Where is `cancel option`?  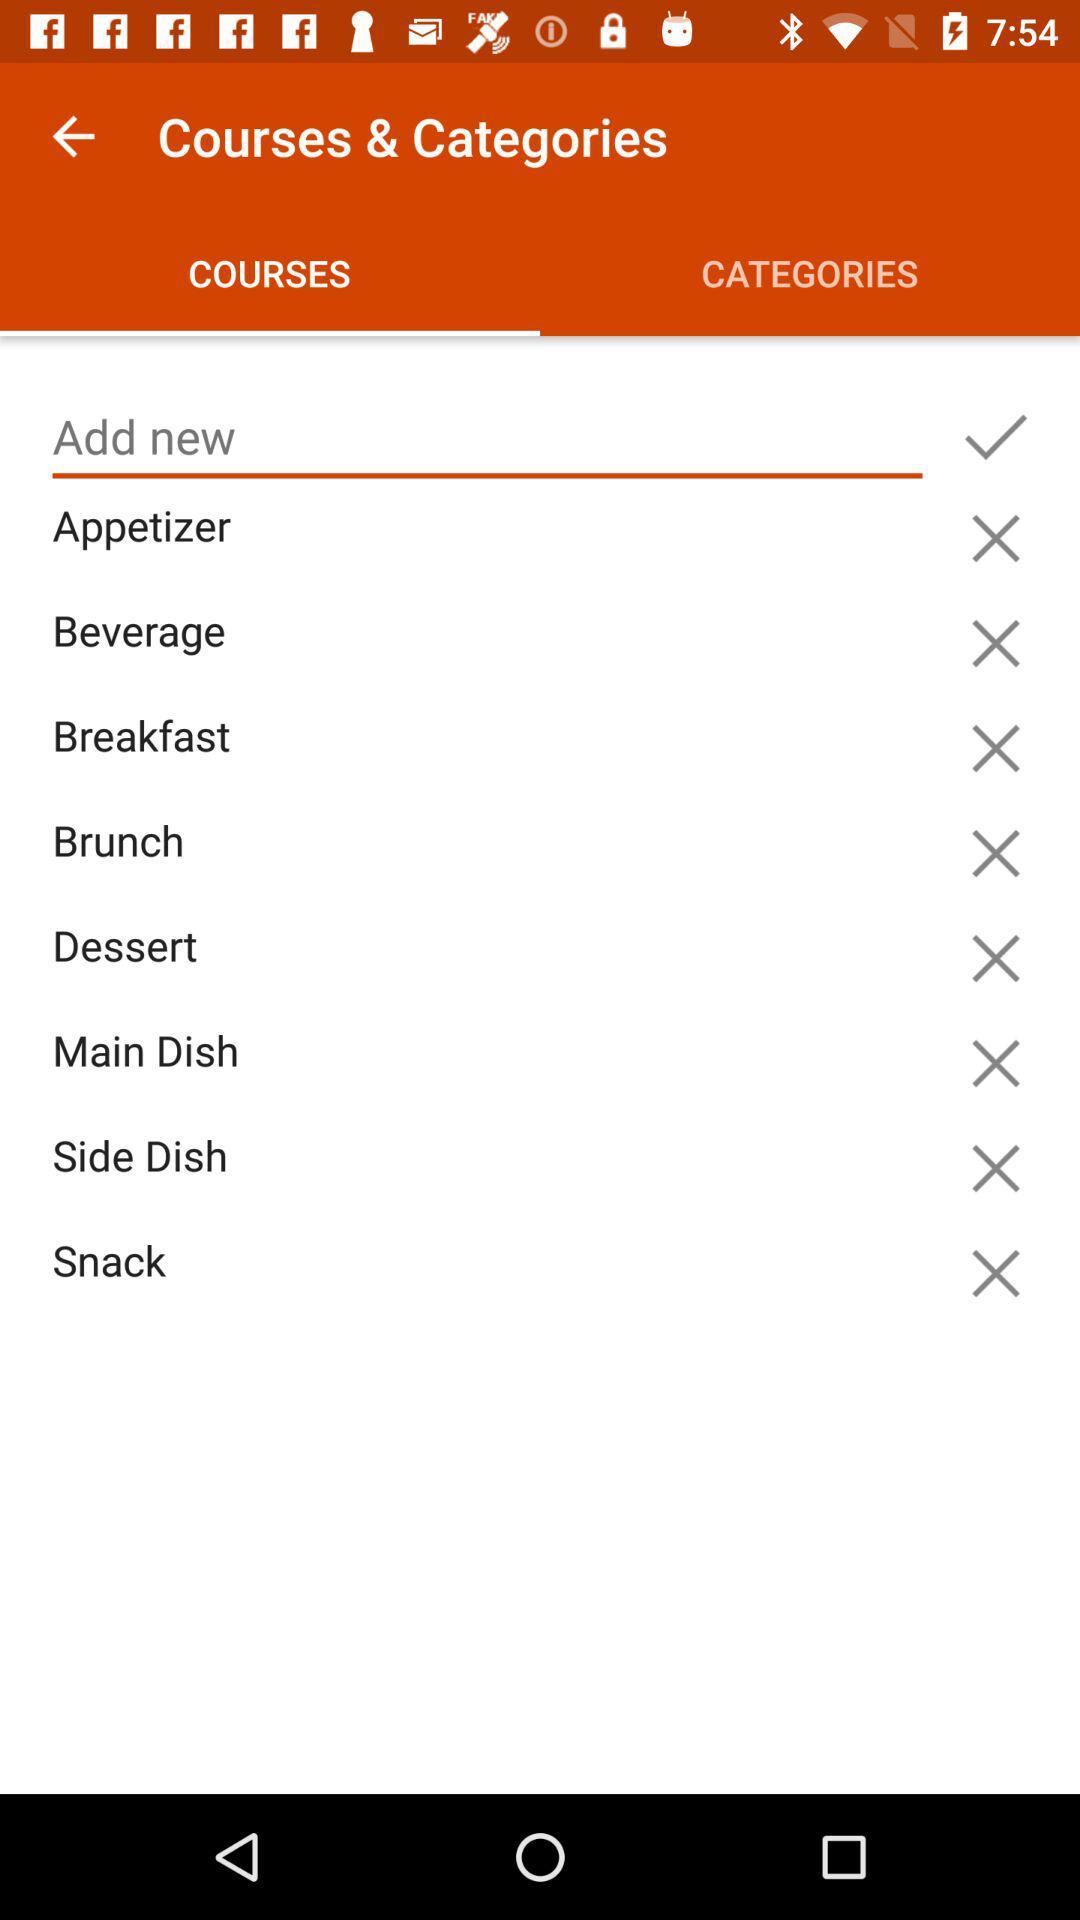
cancel option is located at coordinates (995, 957).